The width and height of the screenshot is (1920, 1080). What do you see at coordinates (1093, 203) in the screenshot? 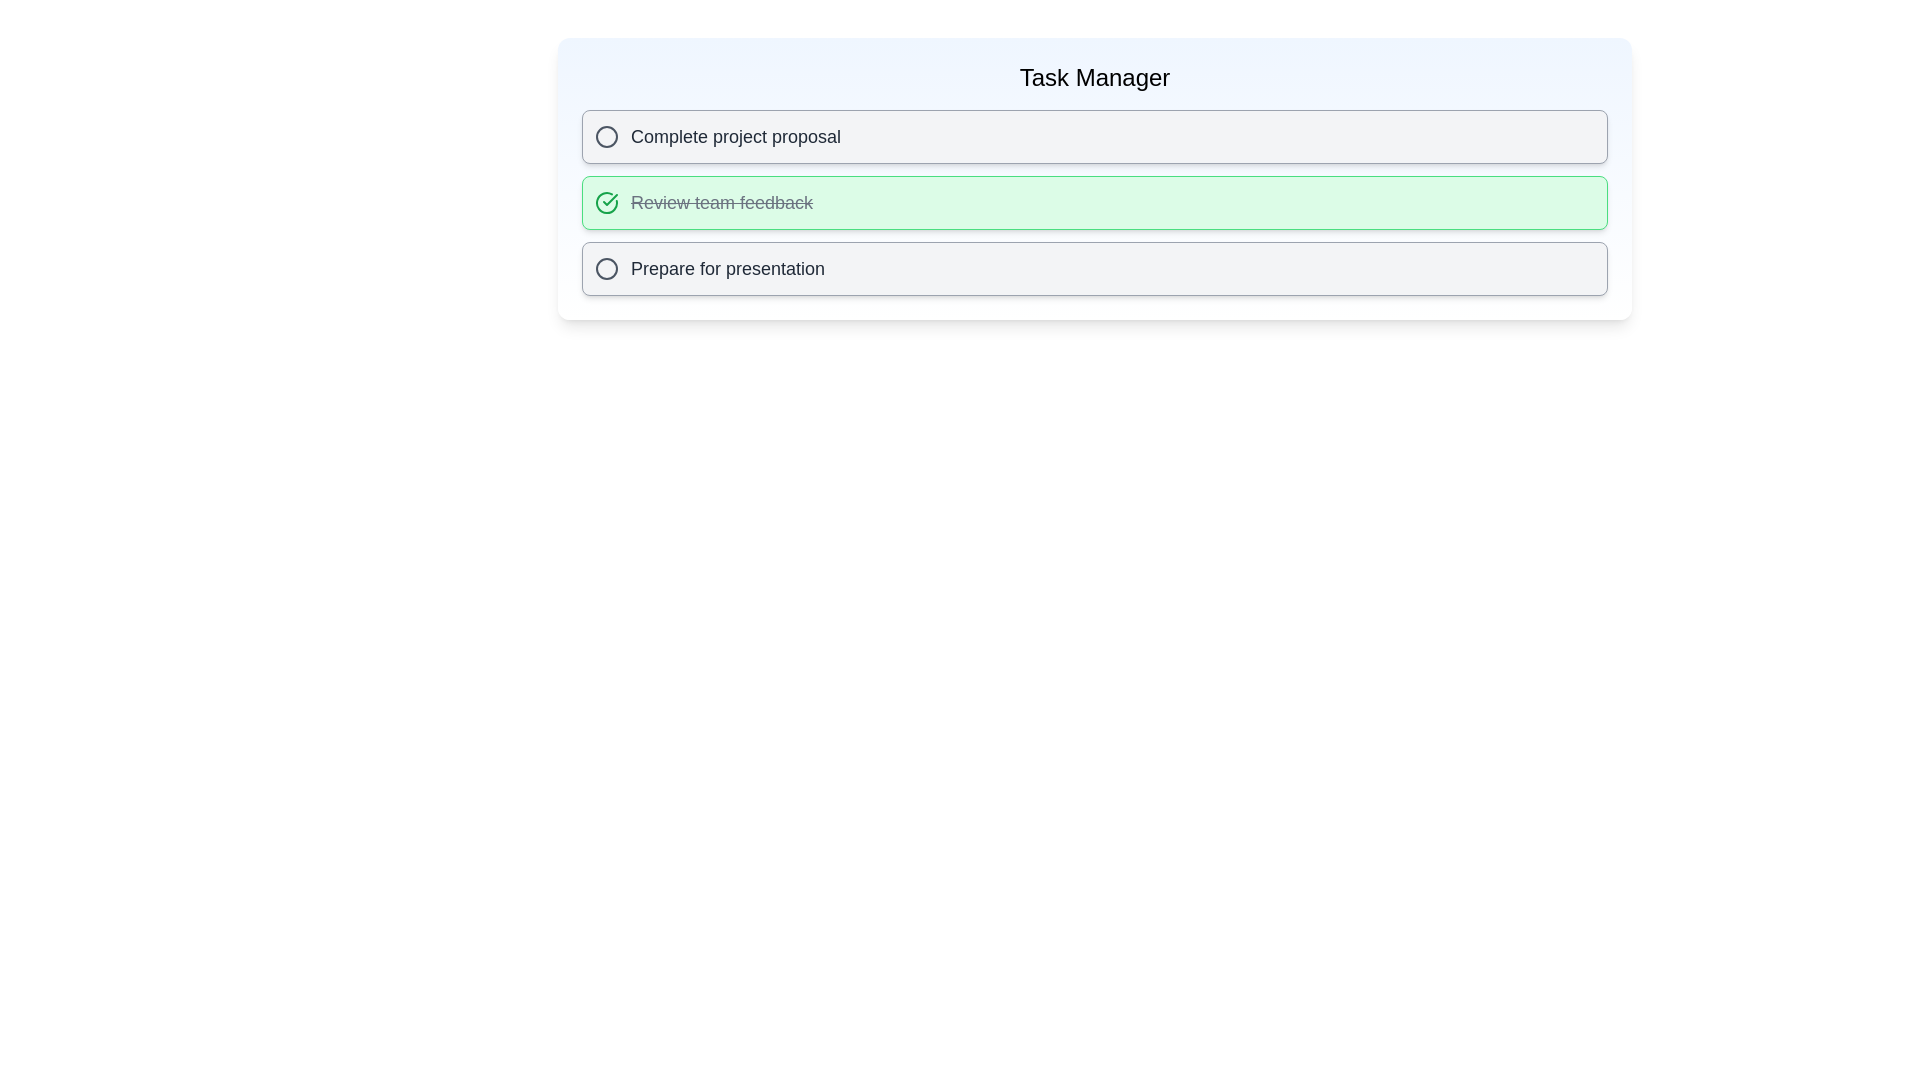
I see `the task with description 'Review team feedback' to observe the hover effect` at bounding box center [1093, 203].